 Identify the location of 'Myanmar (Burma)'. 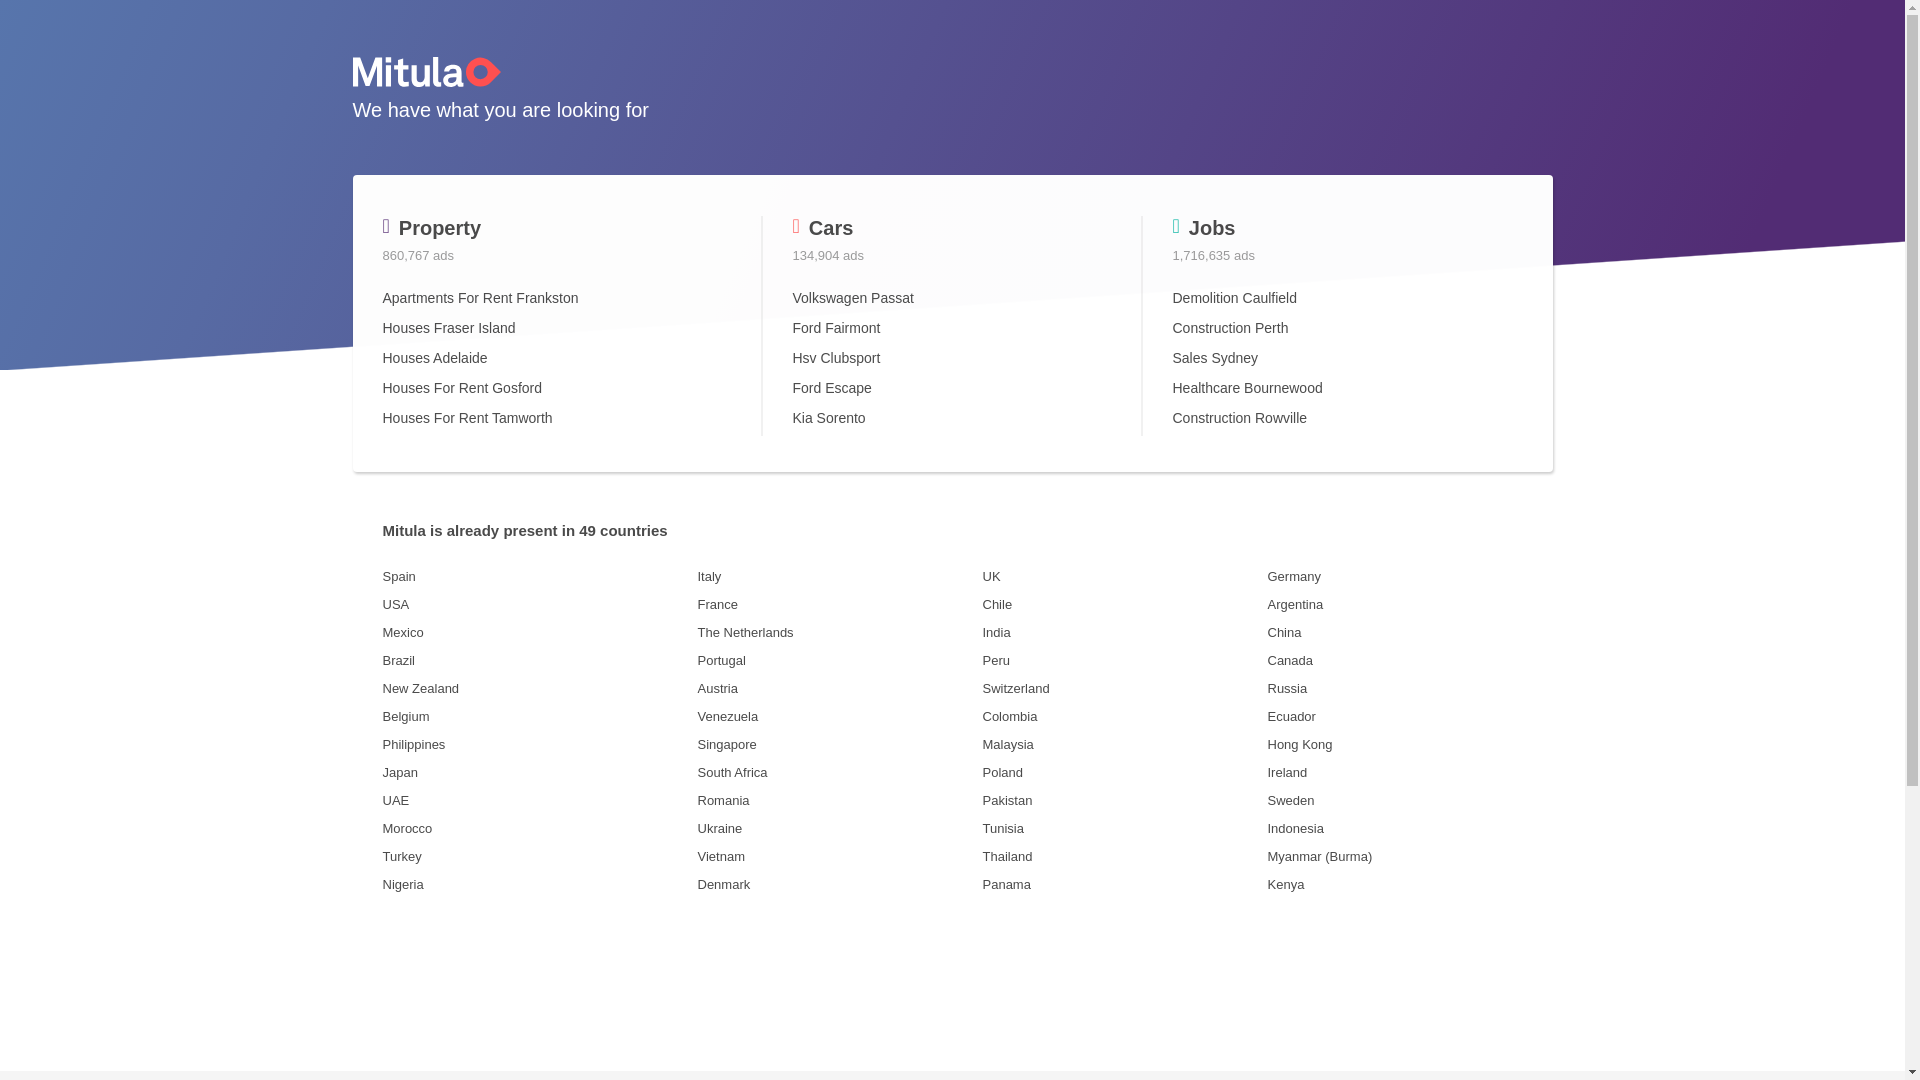
(1394, 855).